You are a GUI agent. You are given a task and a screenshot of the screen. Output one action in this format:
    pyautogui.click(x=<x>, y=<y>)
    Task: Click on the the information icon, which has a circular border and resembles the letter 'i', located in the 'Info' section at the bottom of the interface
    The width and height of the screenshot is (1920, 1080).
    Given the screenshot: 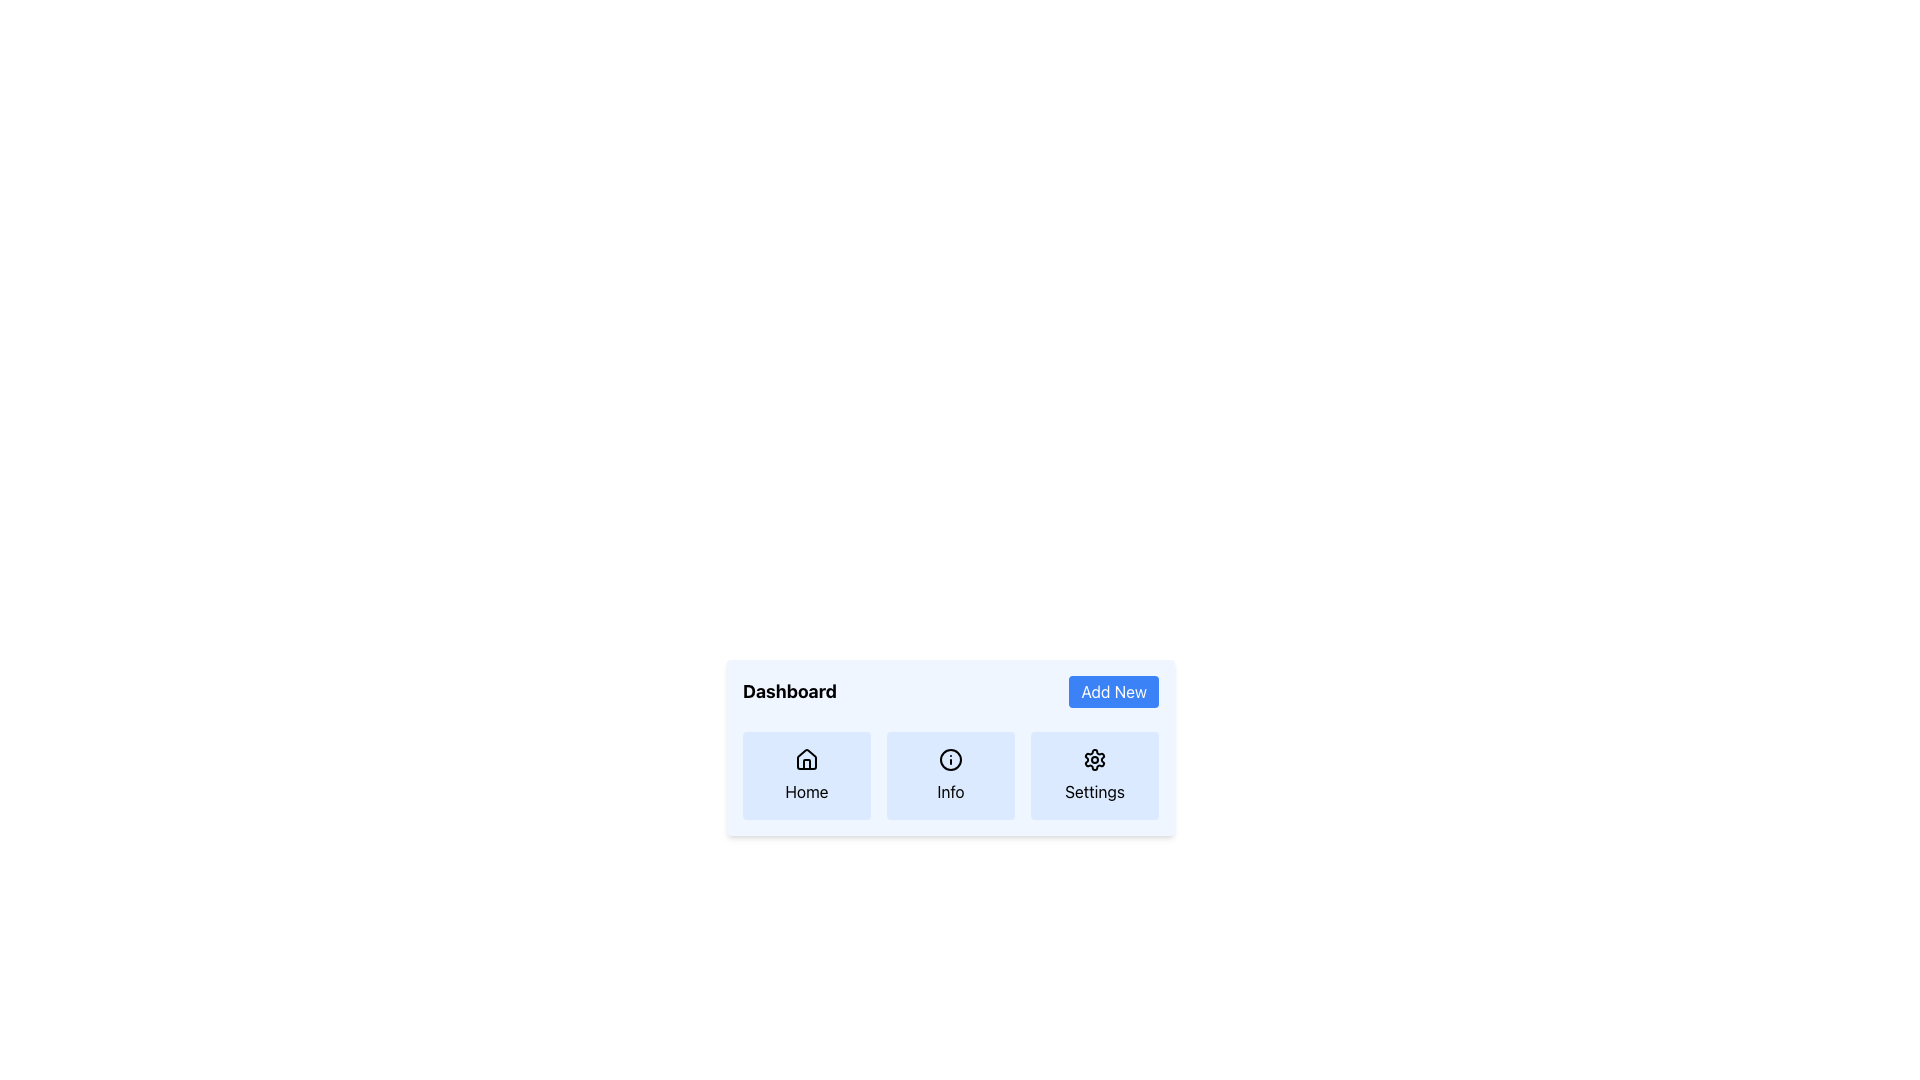 What is the action you would take?
    pyautogui.click(x=949, y=759)
    